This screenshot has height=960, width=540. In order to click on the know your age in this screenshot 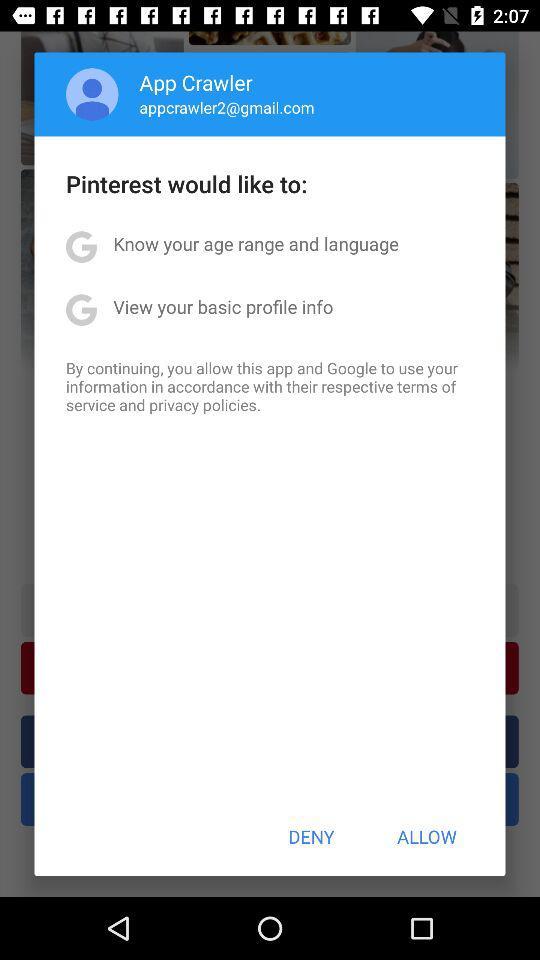, I will do `click(256, 242)`.